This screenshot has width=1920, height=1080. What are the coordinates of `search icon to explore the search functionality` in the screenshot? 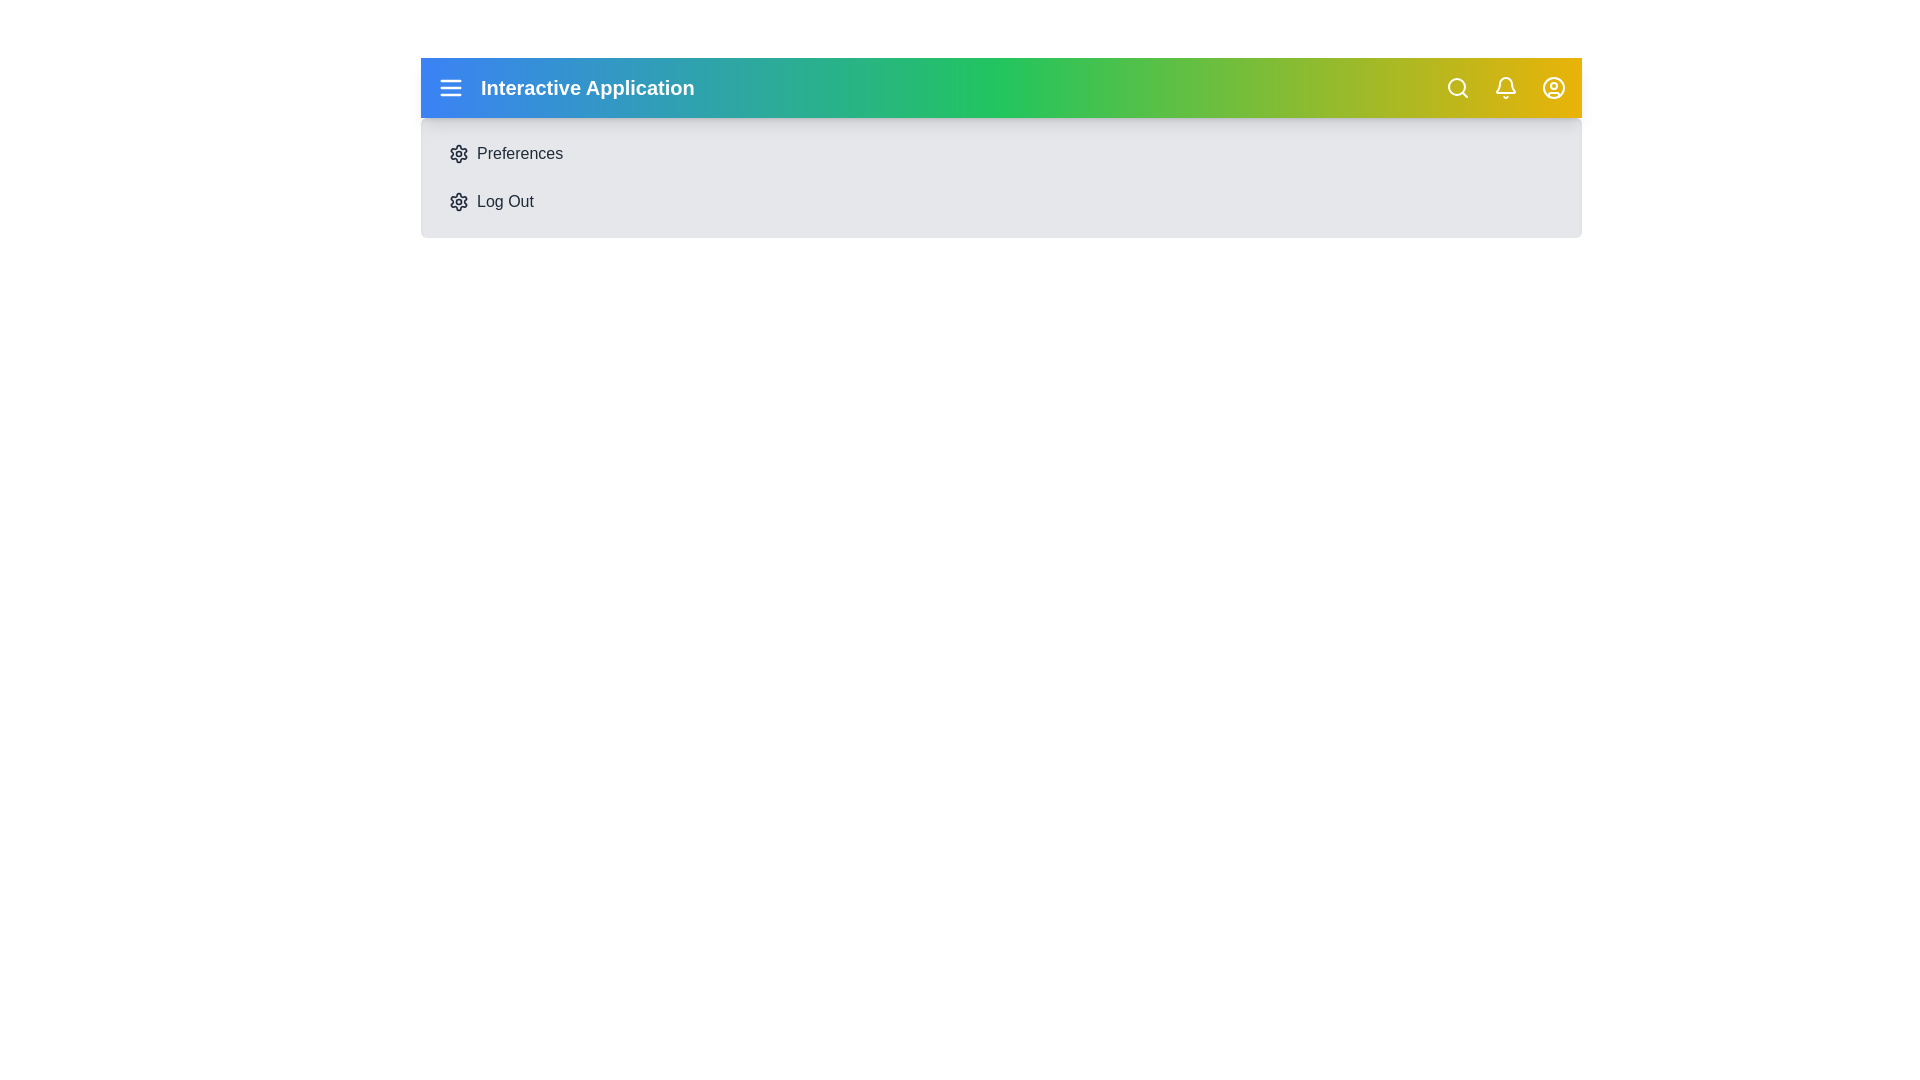 It's located at (1458, 87).